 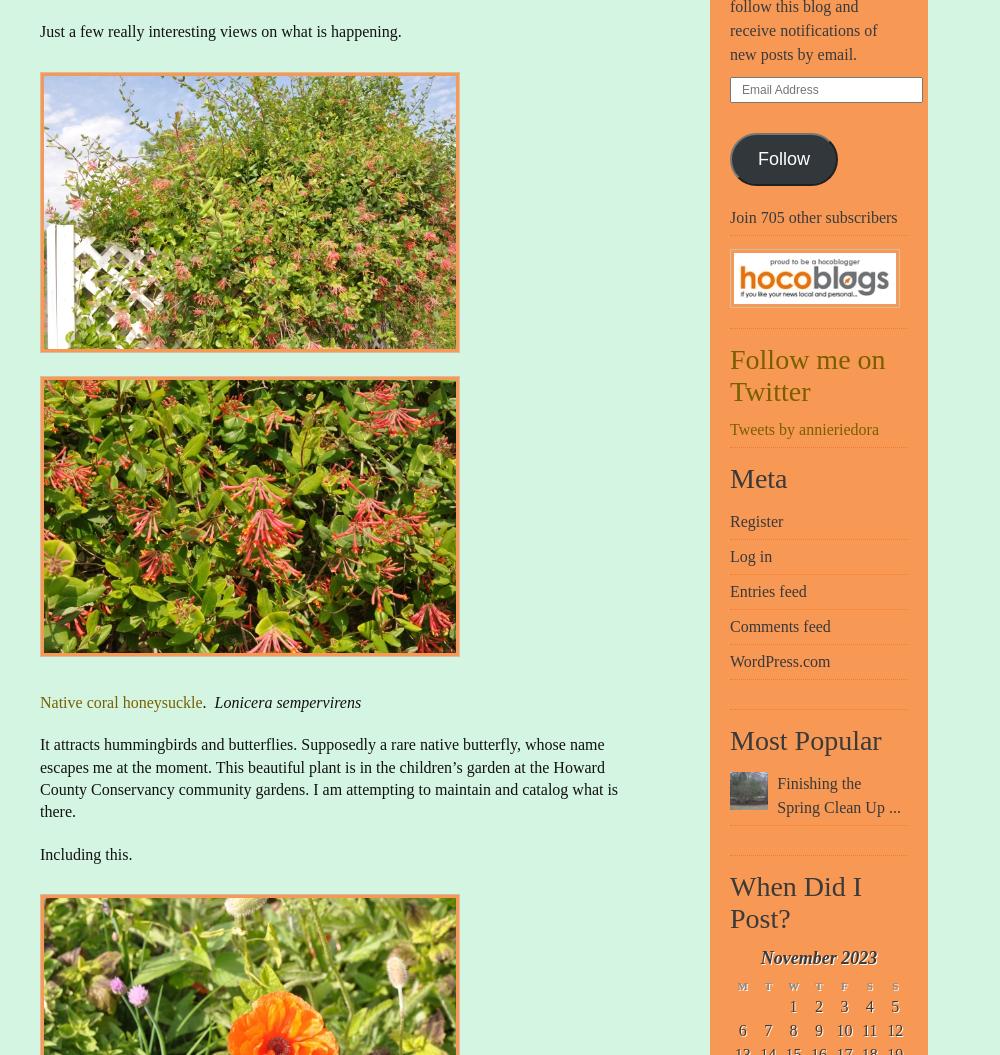 I want to click on 'Native coral honeysuckle', so click(x=40, y=700).